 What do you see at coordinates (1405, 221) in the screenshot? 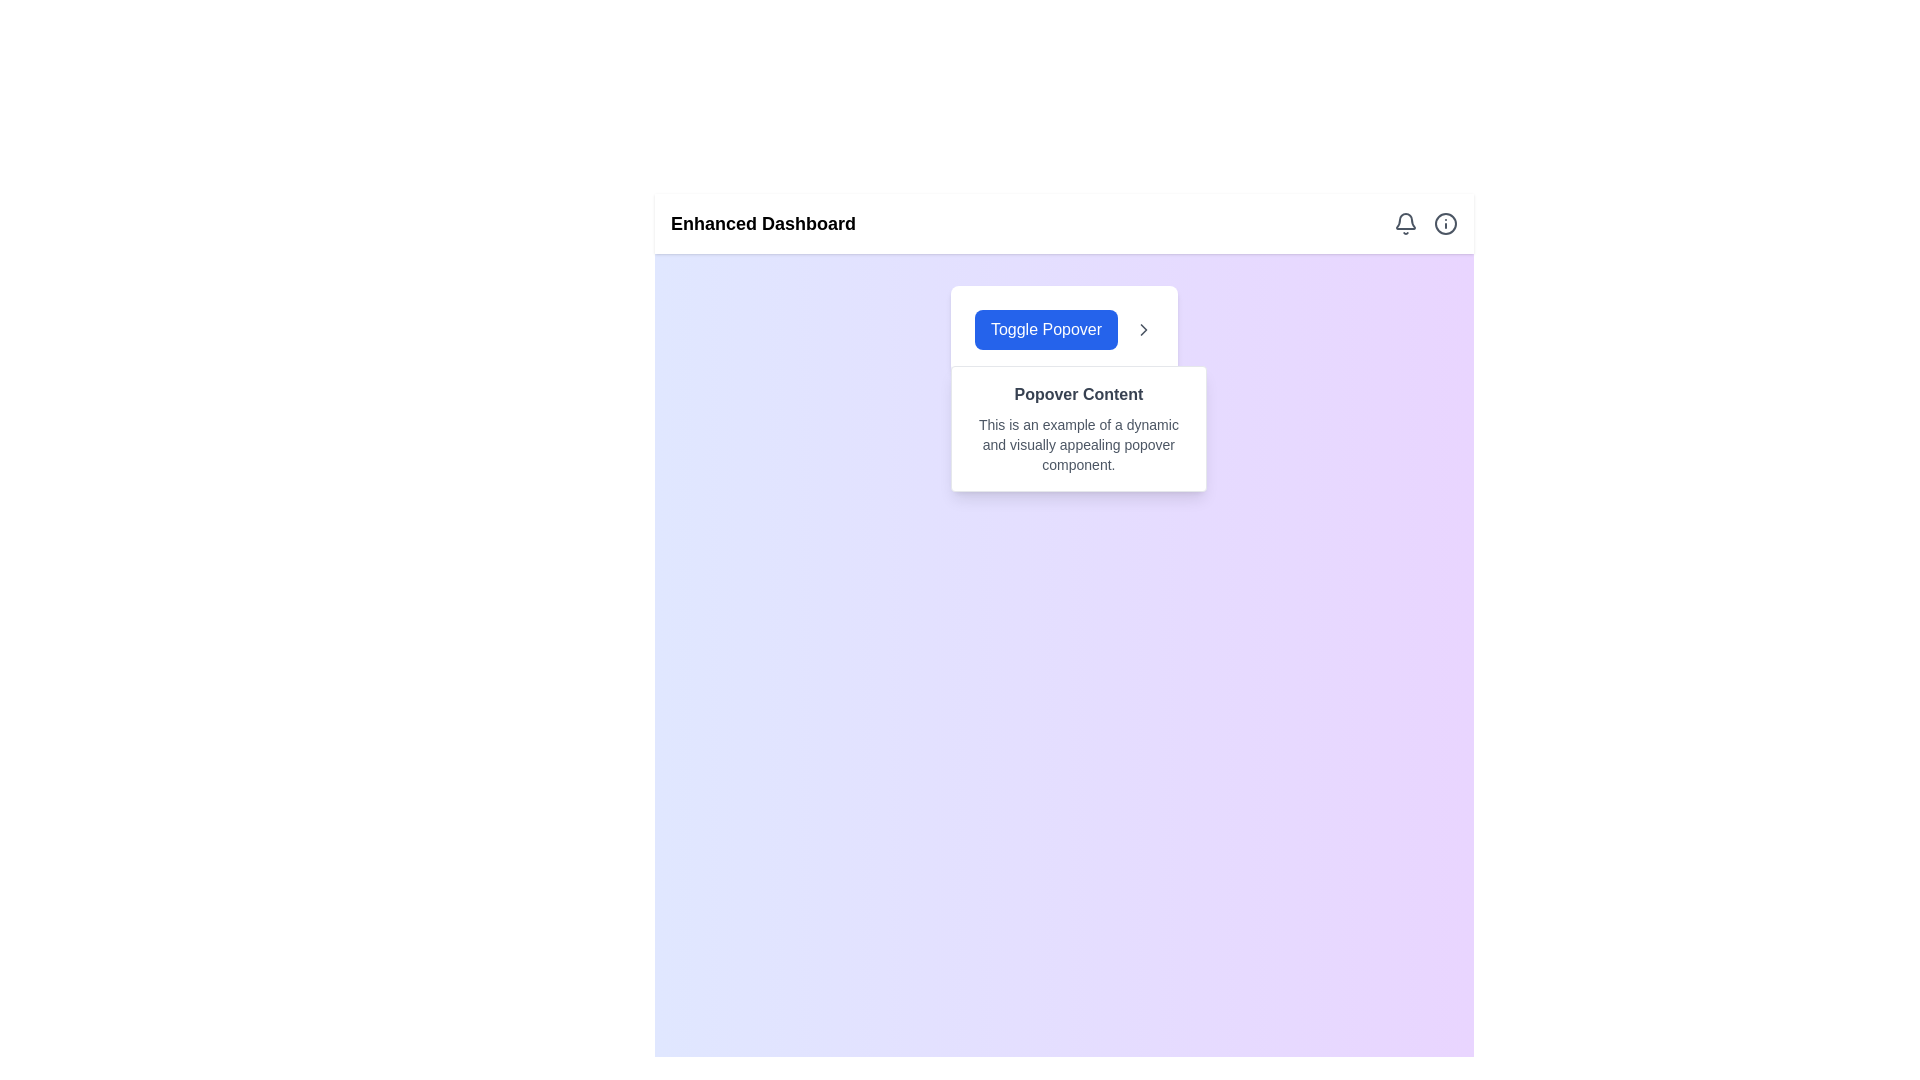
I see `the gray bell icon located in the header, positioned to the left of the circular 'info' icon` at bounding box center [1405, 221].